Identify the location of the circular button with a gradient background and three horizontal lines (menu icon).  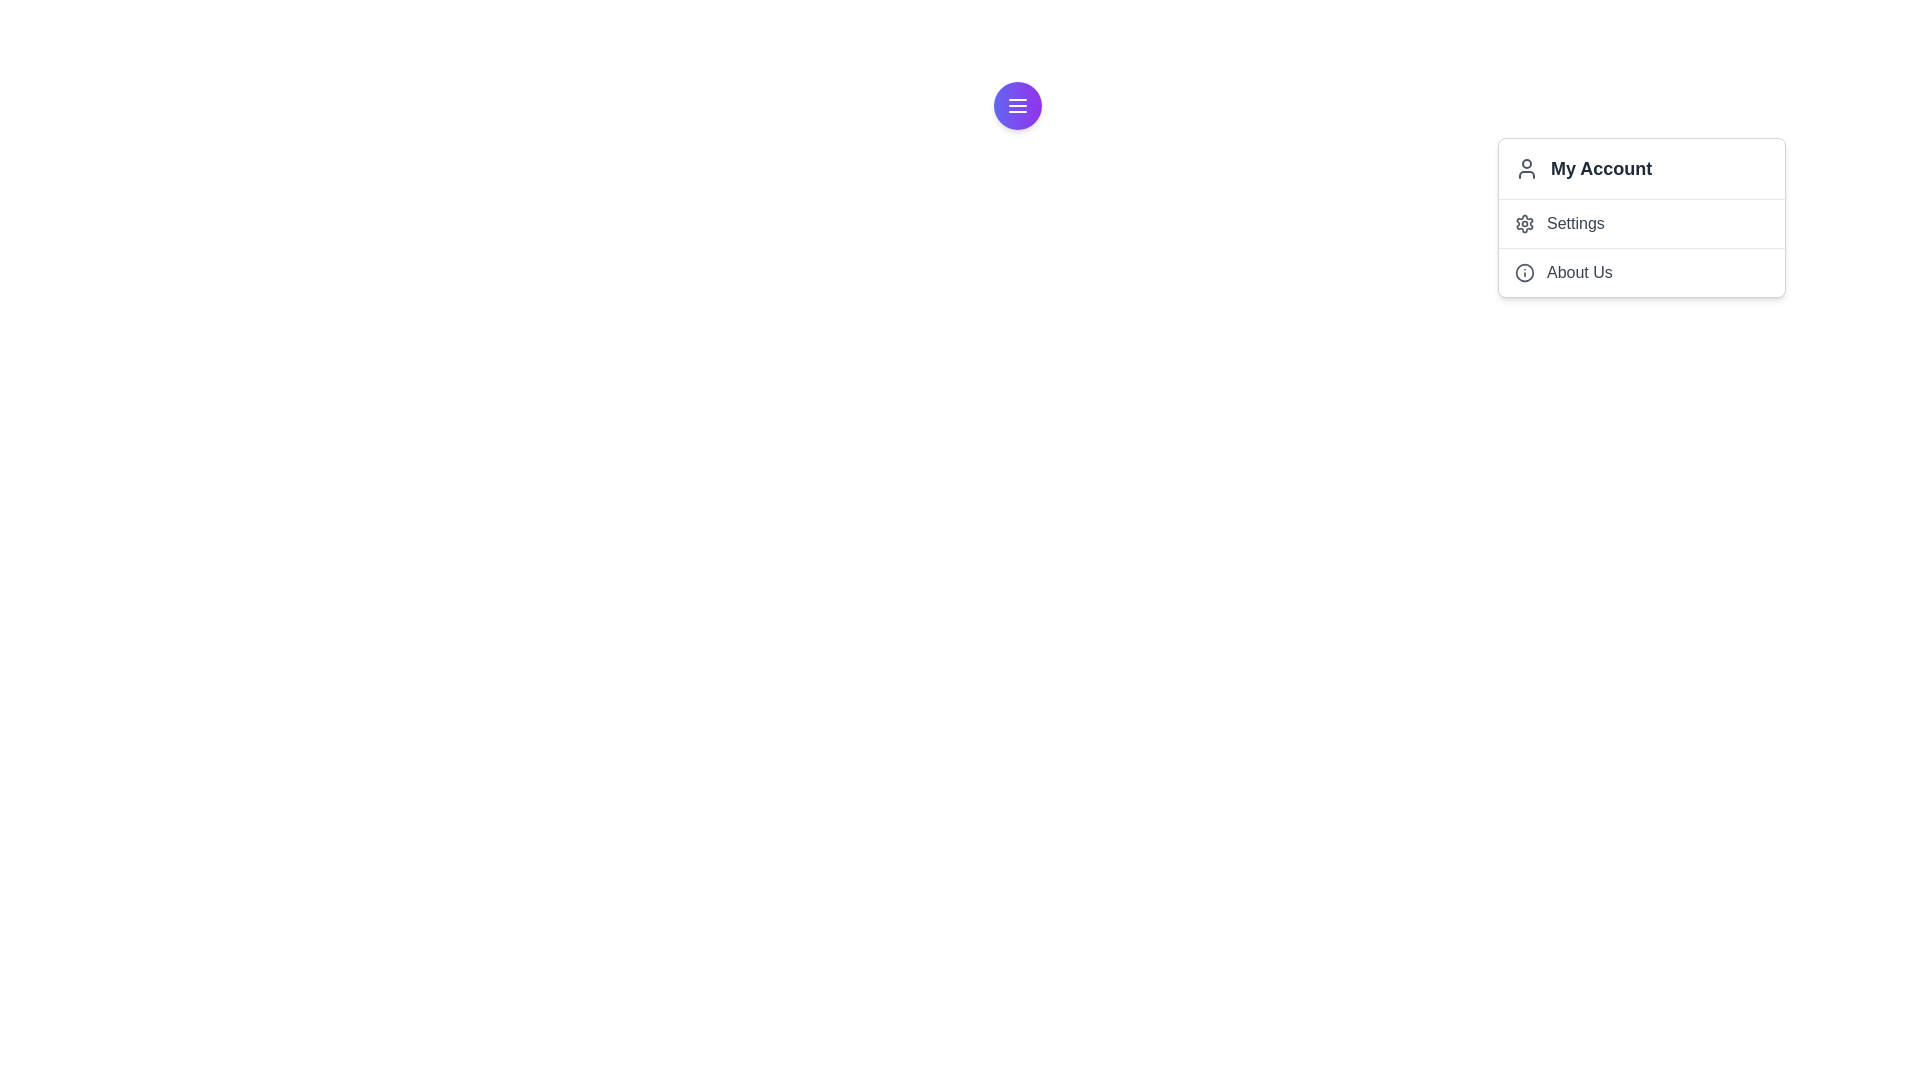
(1017, 105).